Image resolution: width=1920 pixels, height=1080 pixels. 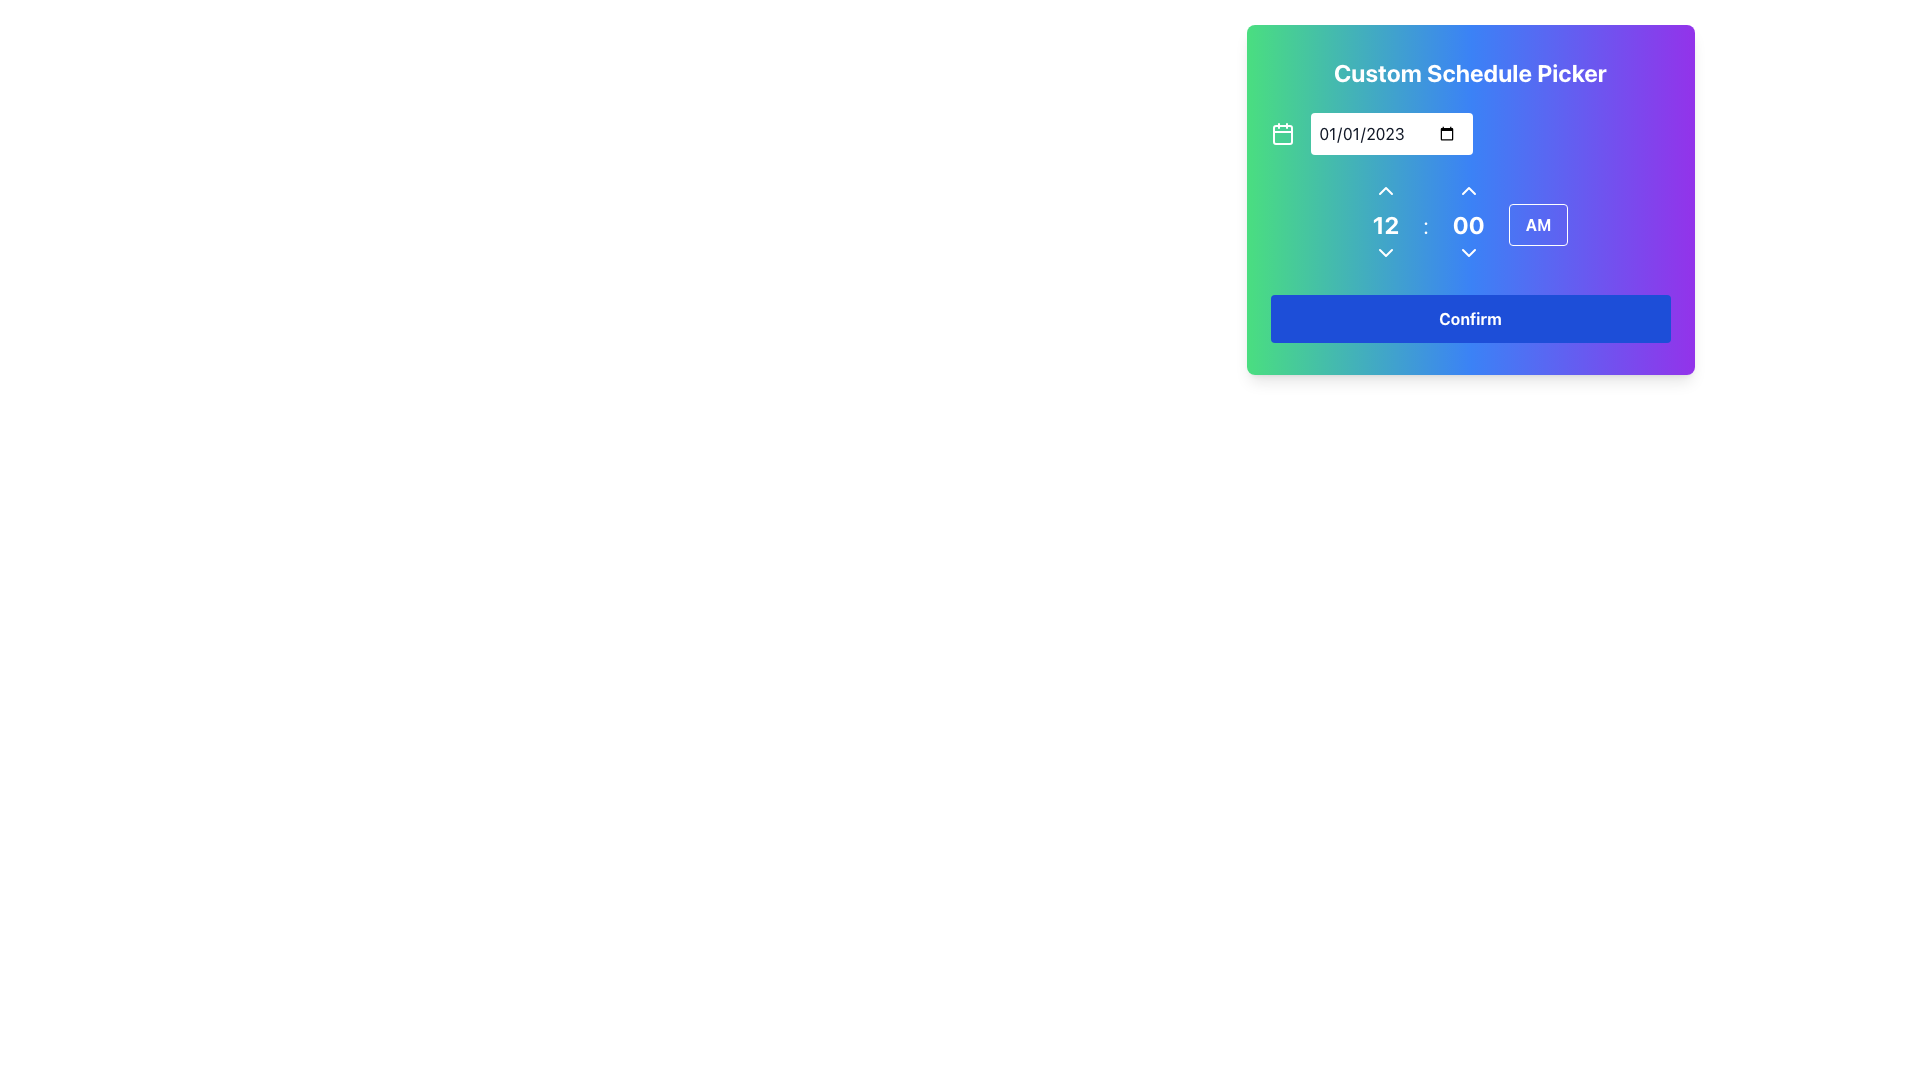 I want to click on the AM/PM toggle button located in the bottom-right corner of the time selection interface, so click(x=1537, y=224).